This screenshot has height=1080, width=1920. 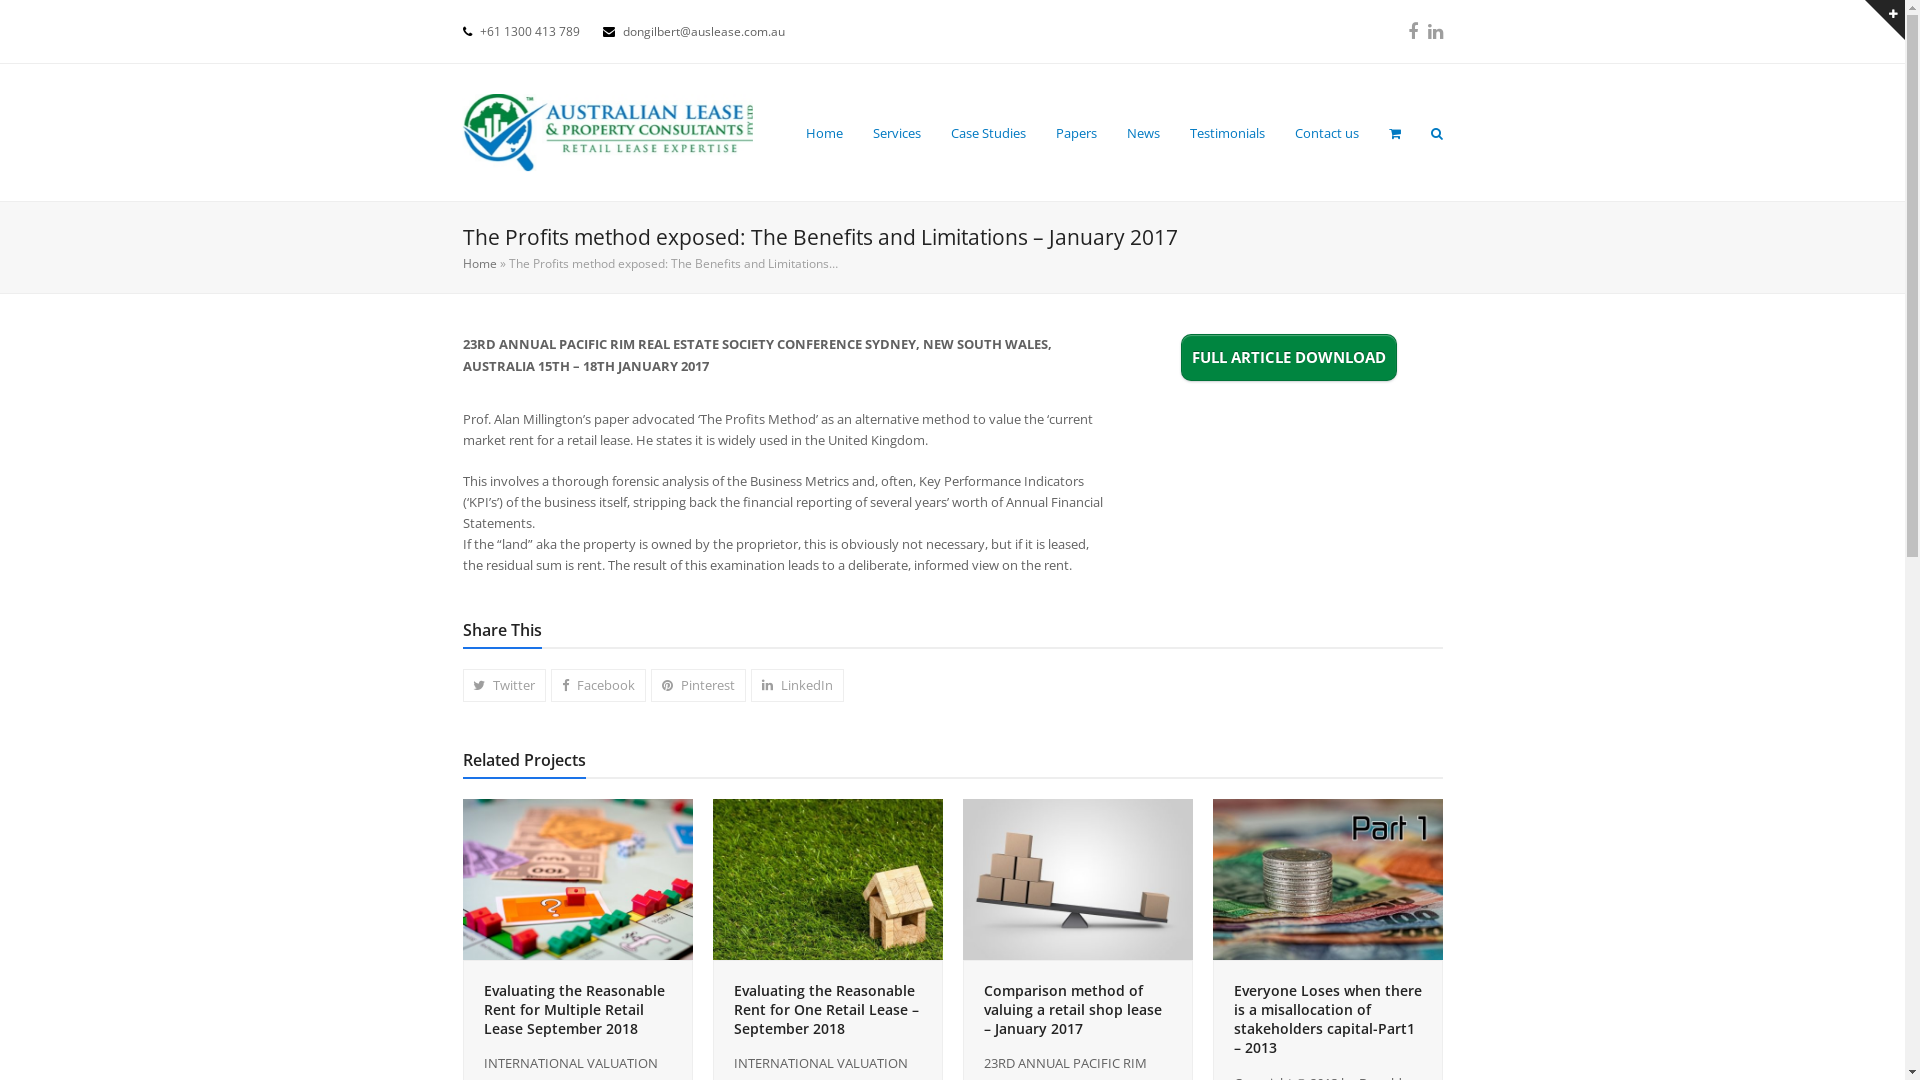 I want to click on 'Case Studies', so click(x=988, y=132).